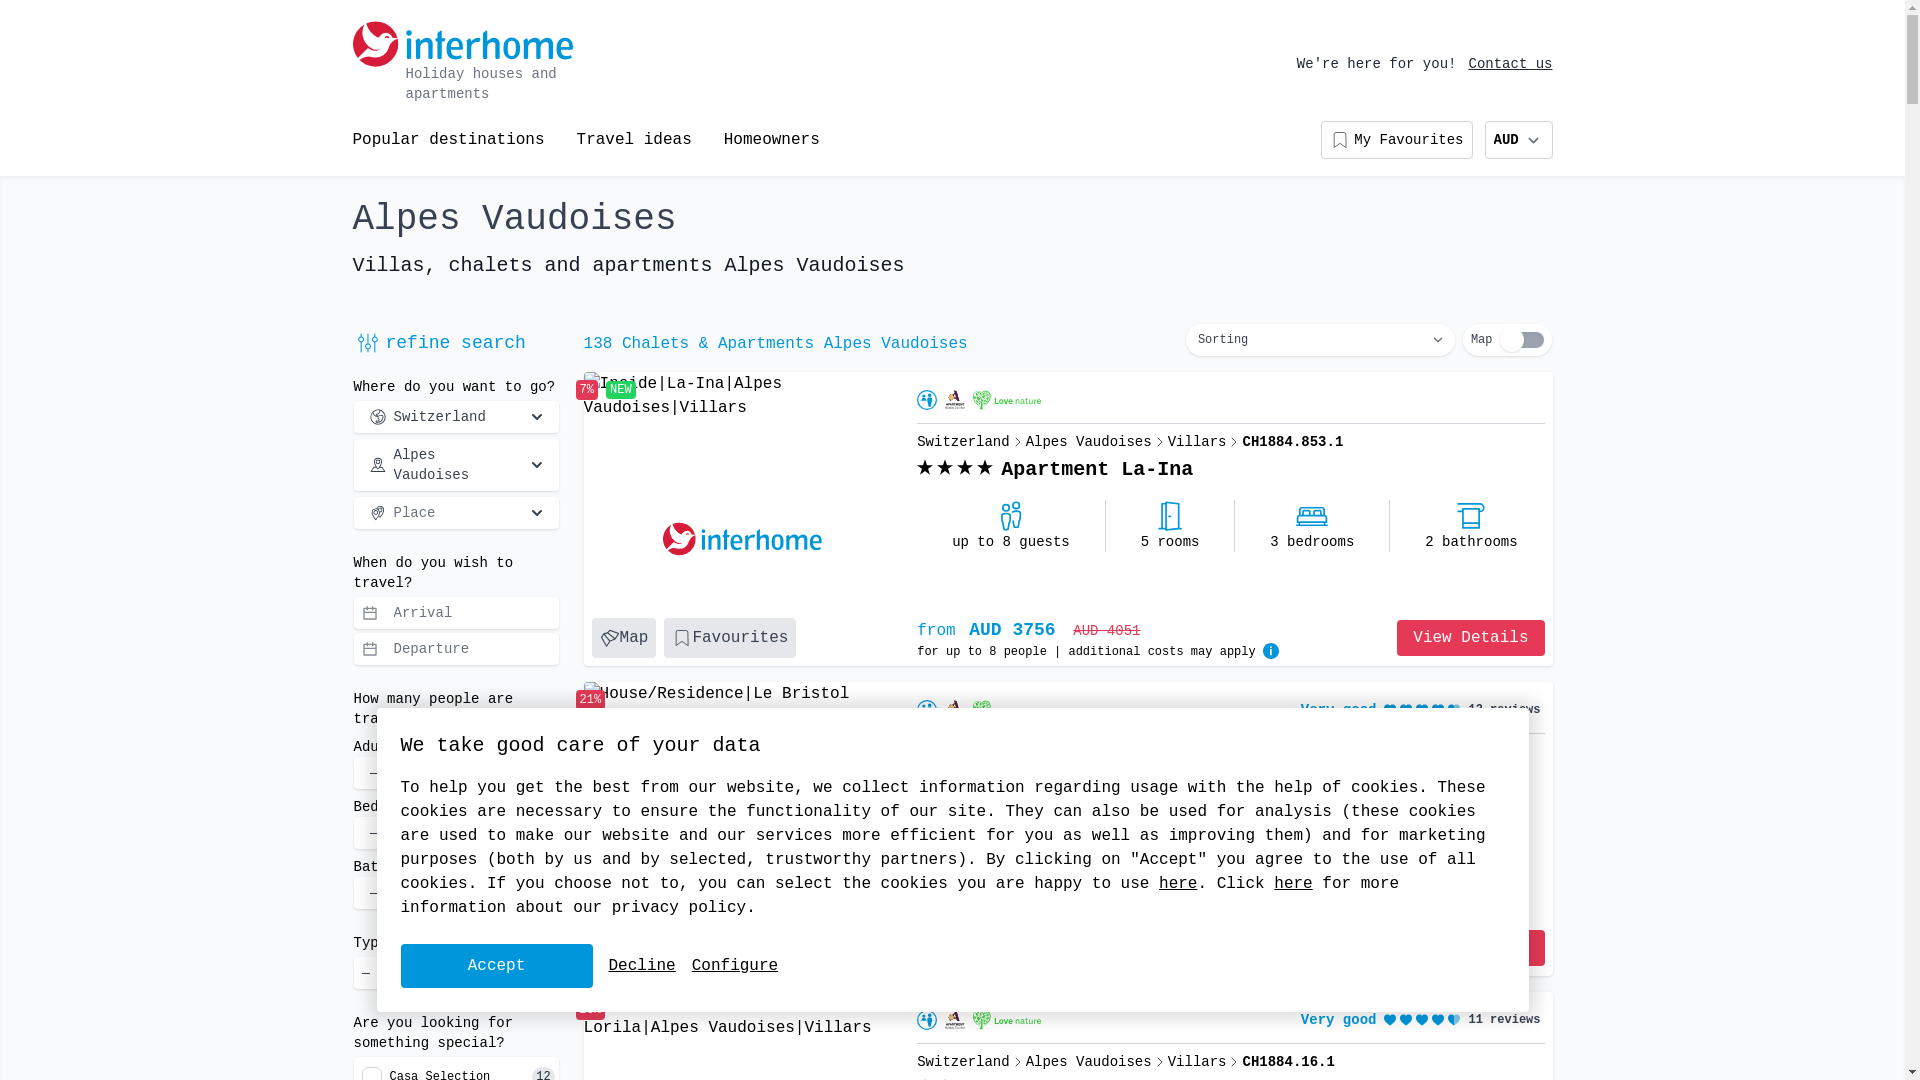 The height and width of the screenshot is (1080, 1920). What do you see at coordinates (1395, 138) in the screenshot?
I see `'My Favourites'` at bounding box center [1395, 138].